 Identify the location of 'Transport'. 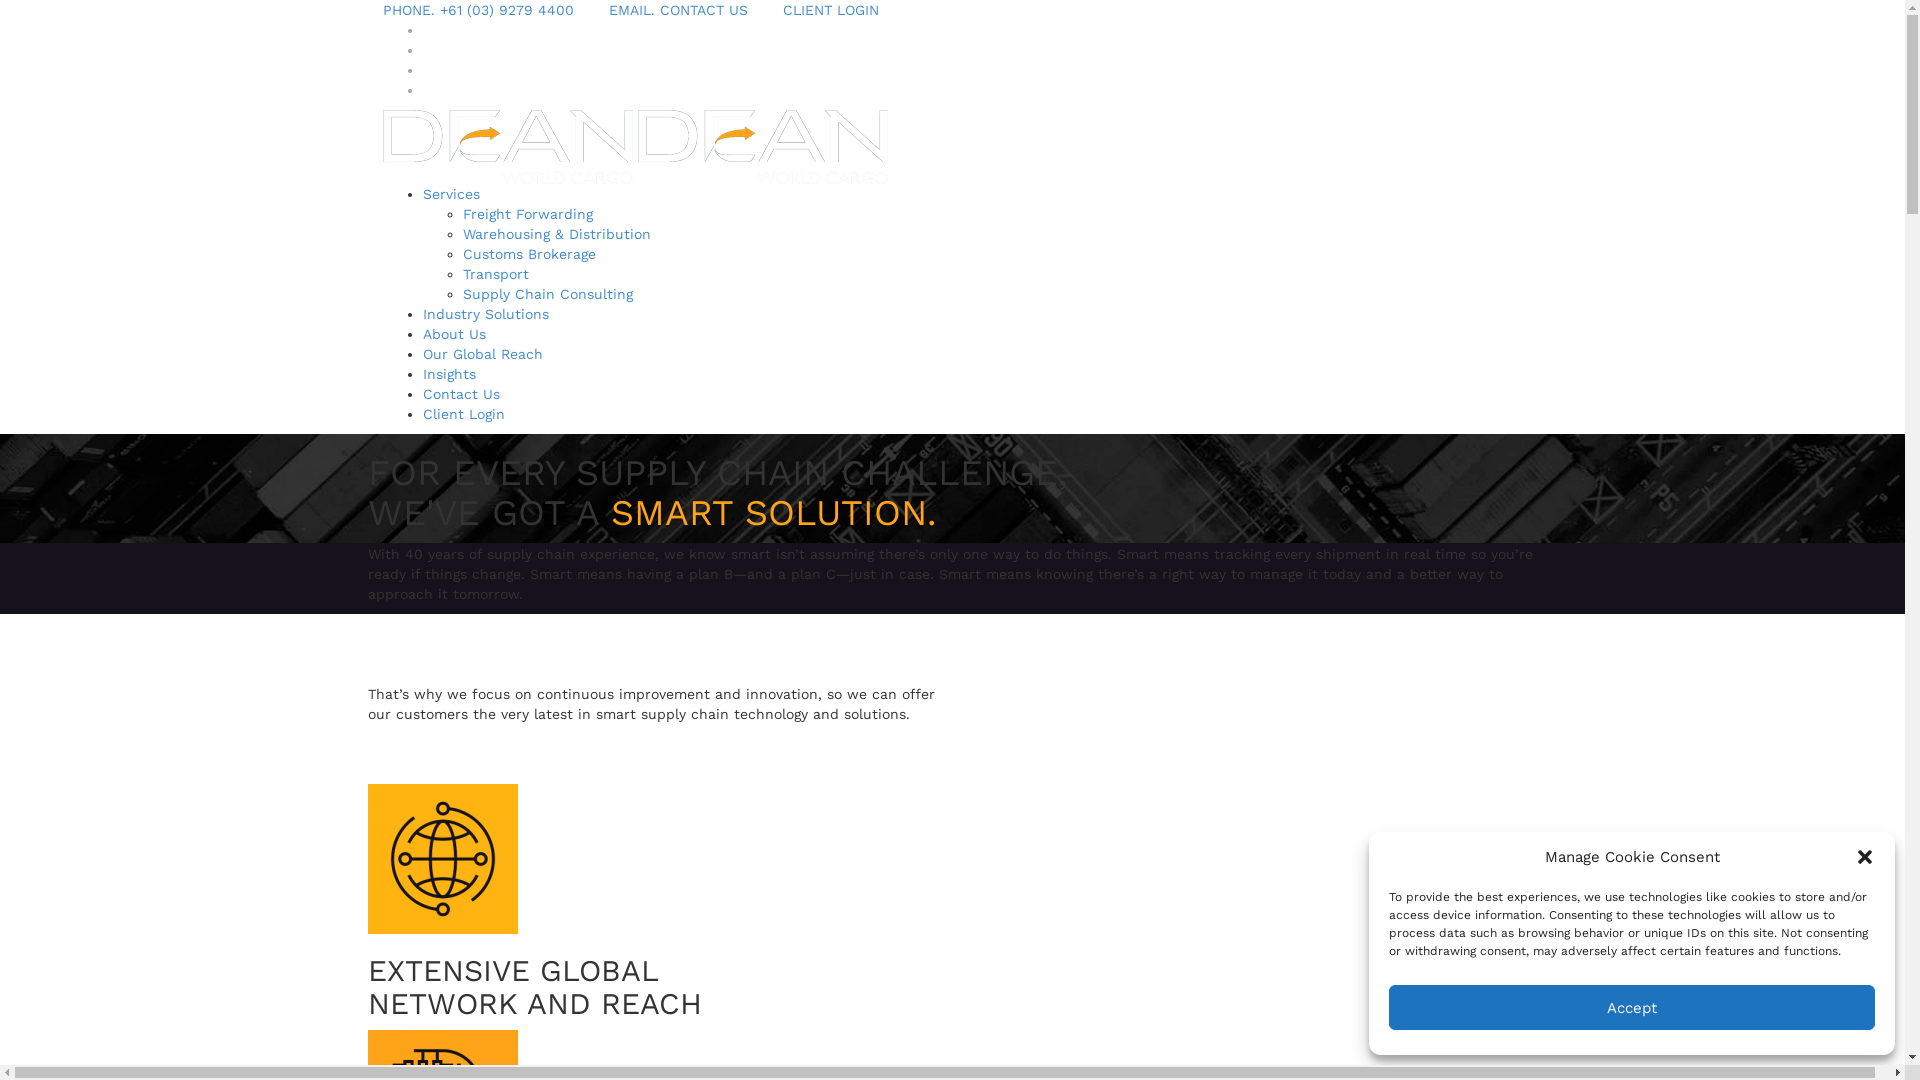
(460, 273).